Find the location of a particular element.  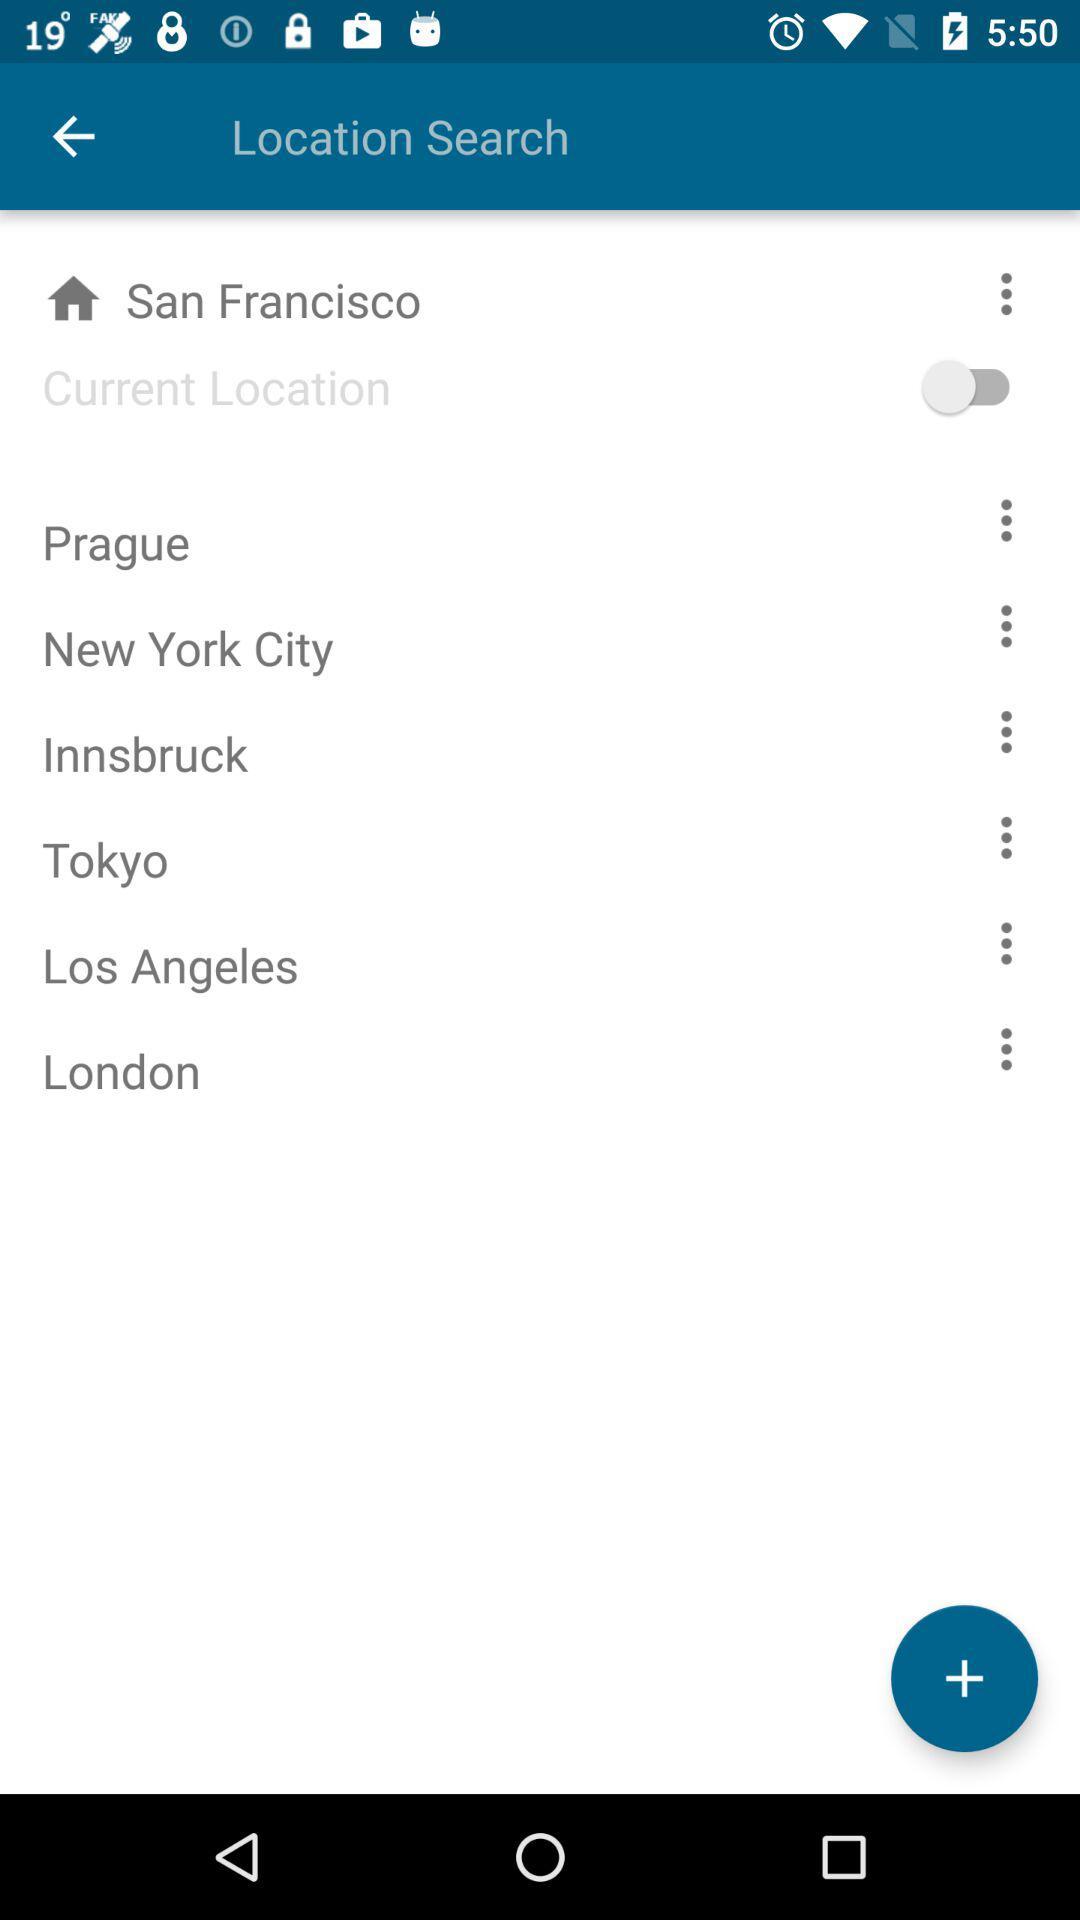

find more options for the innsbruck selection is located at coordinates (1006, 730).